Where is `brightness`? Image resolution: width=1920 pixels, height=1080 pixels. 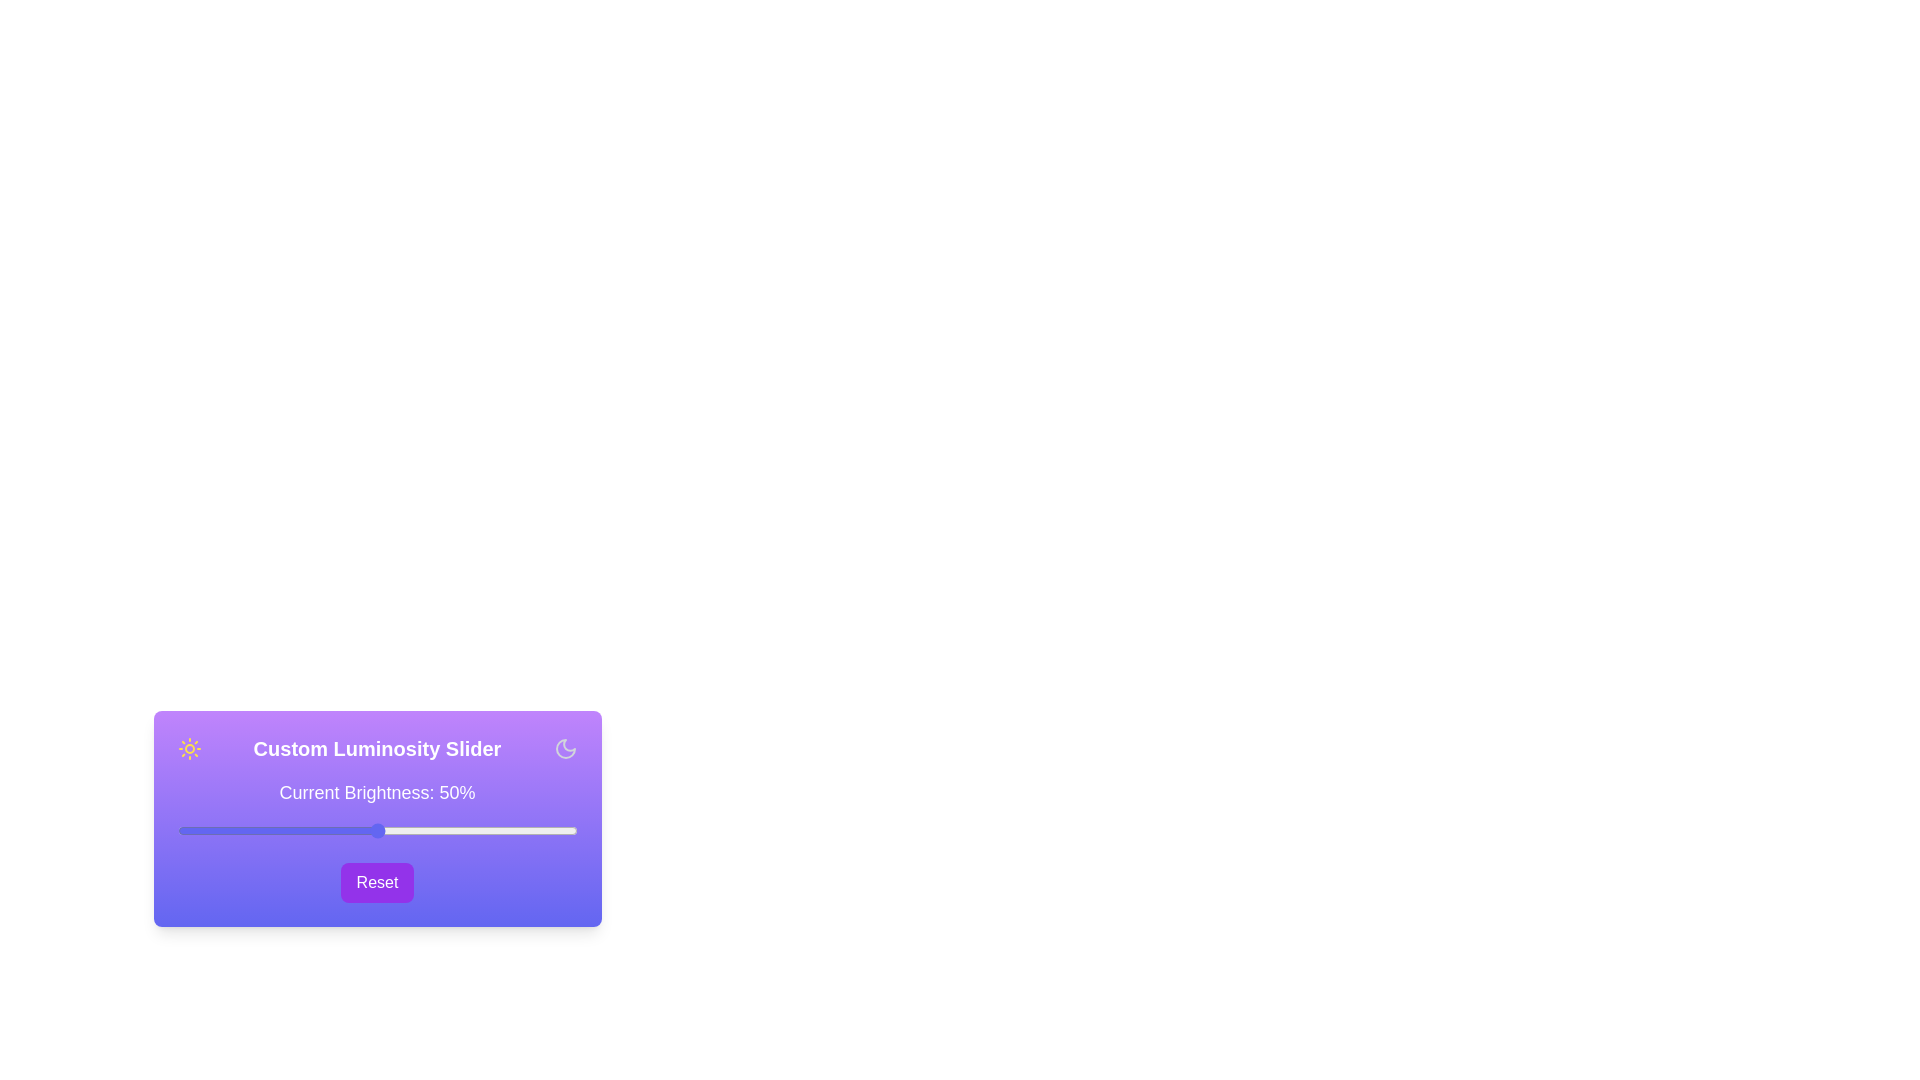 brightness is located at coordinates (272, 830).